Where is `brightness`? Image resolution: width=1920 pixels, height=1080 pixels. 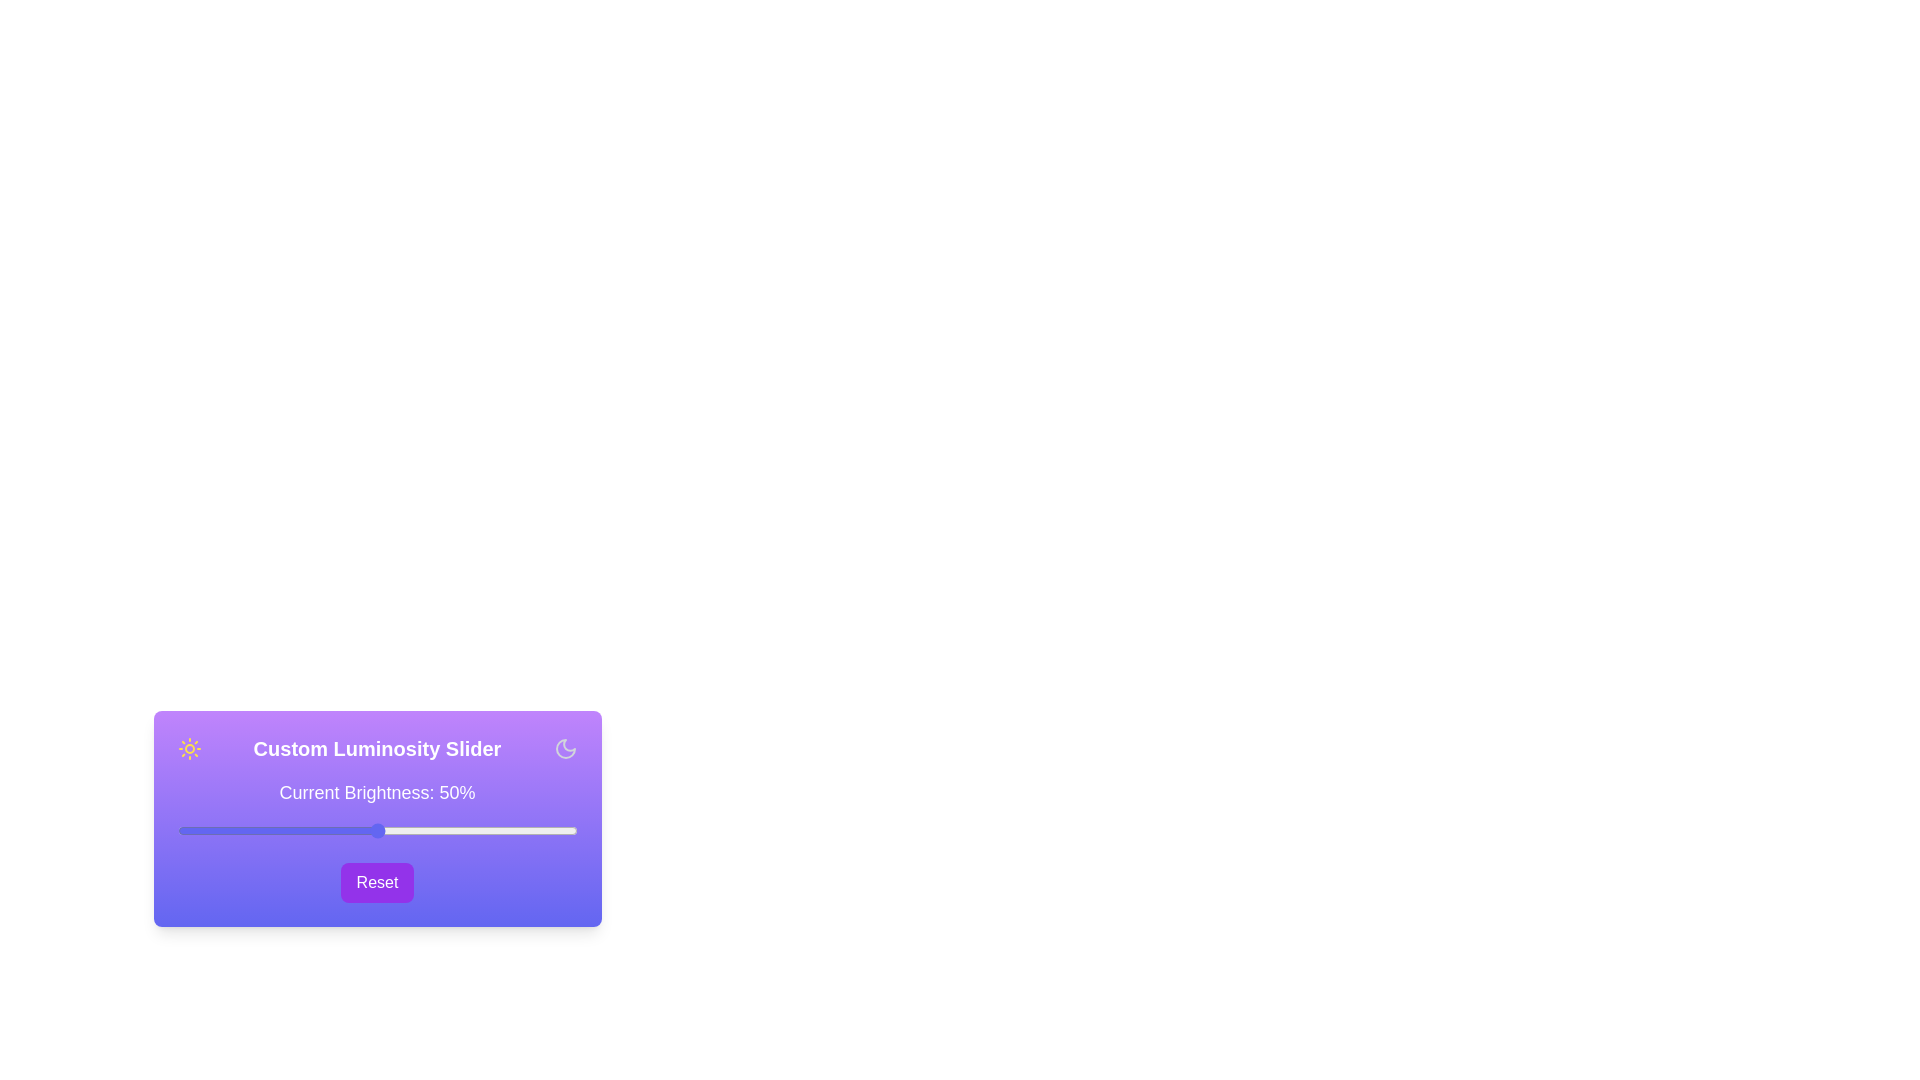 brightness is located at coordinates (272, 830).